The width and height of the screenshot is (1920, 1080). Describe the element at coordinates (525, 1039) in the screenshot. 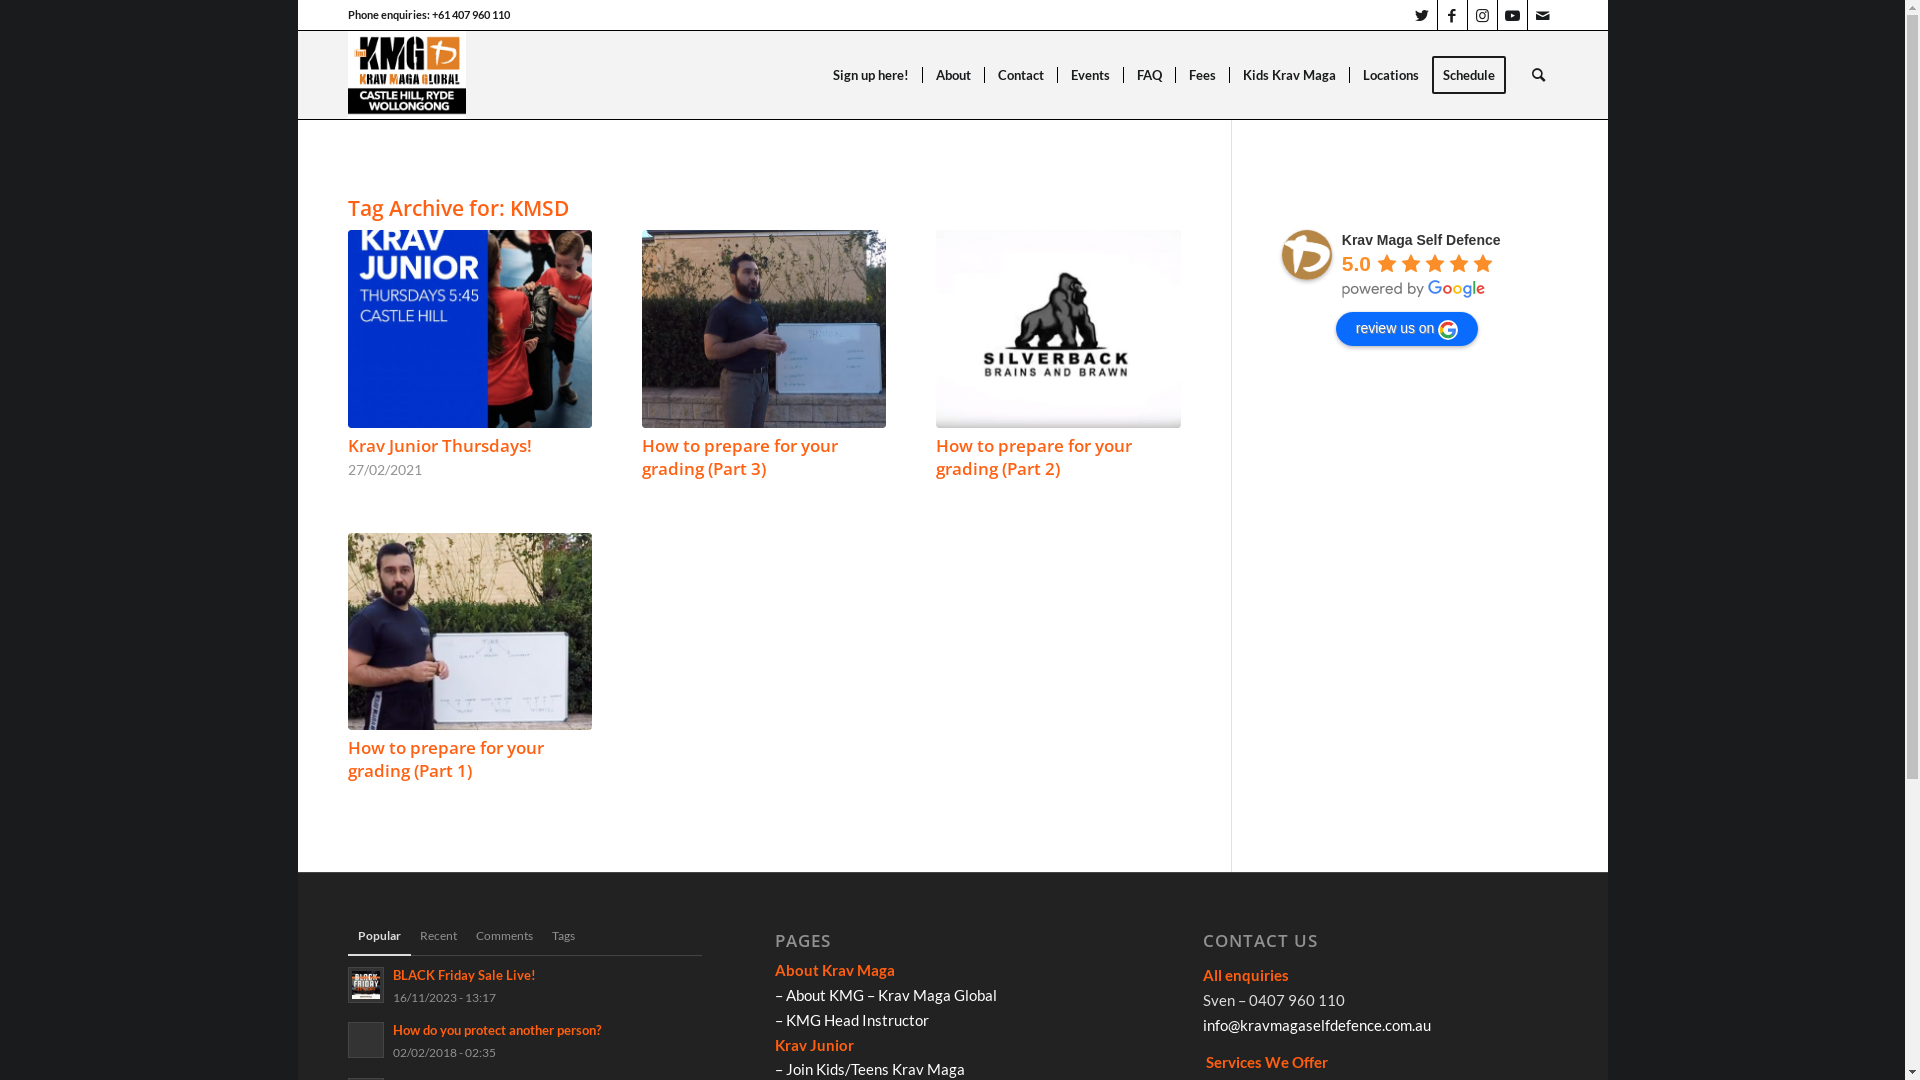

I see `'How do you protect another person?` at that location.